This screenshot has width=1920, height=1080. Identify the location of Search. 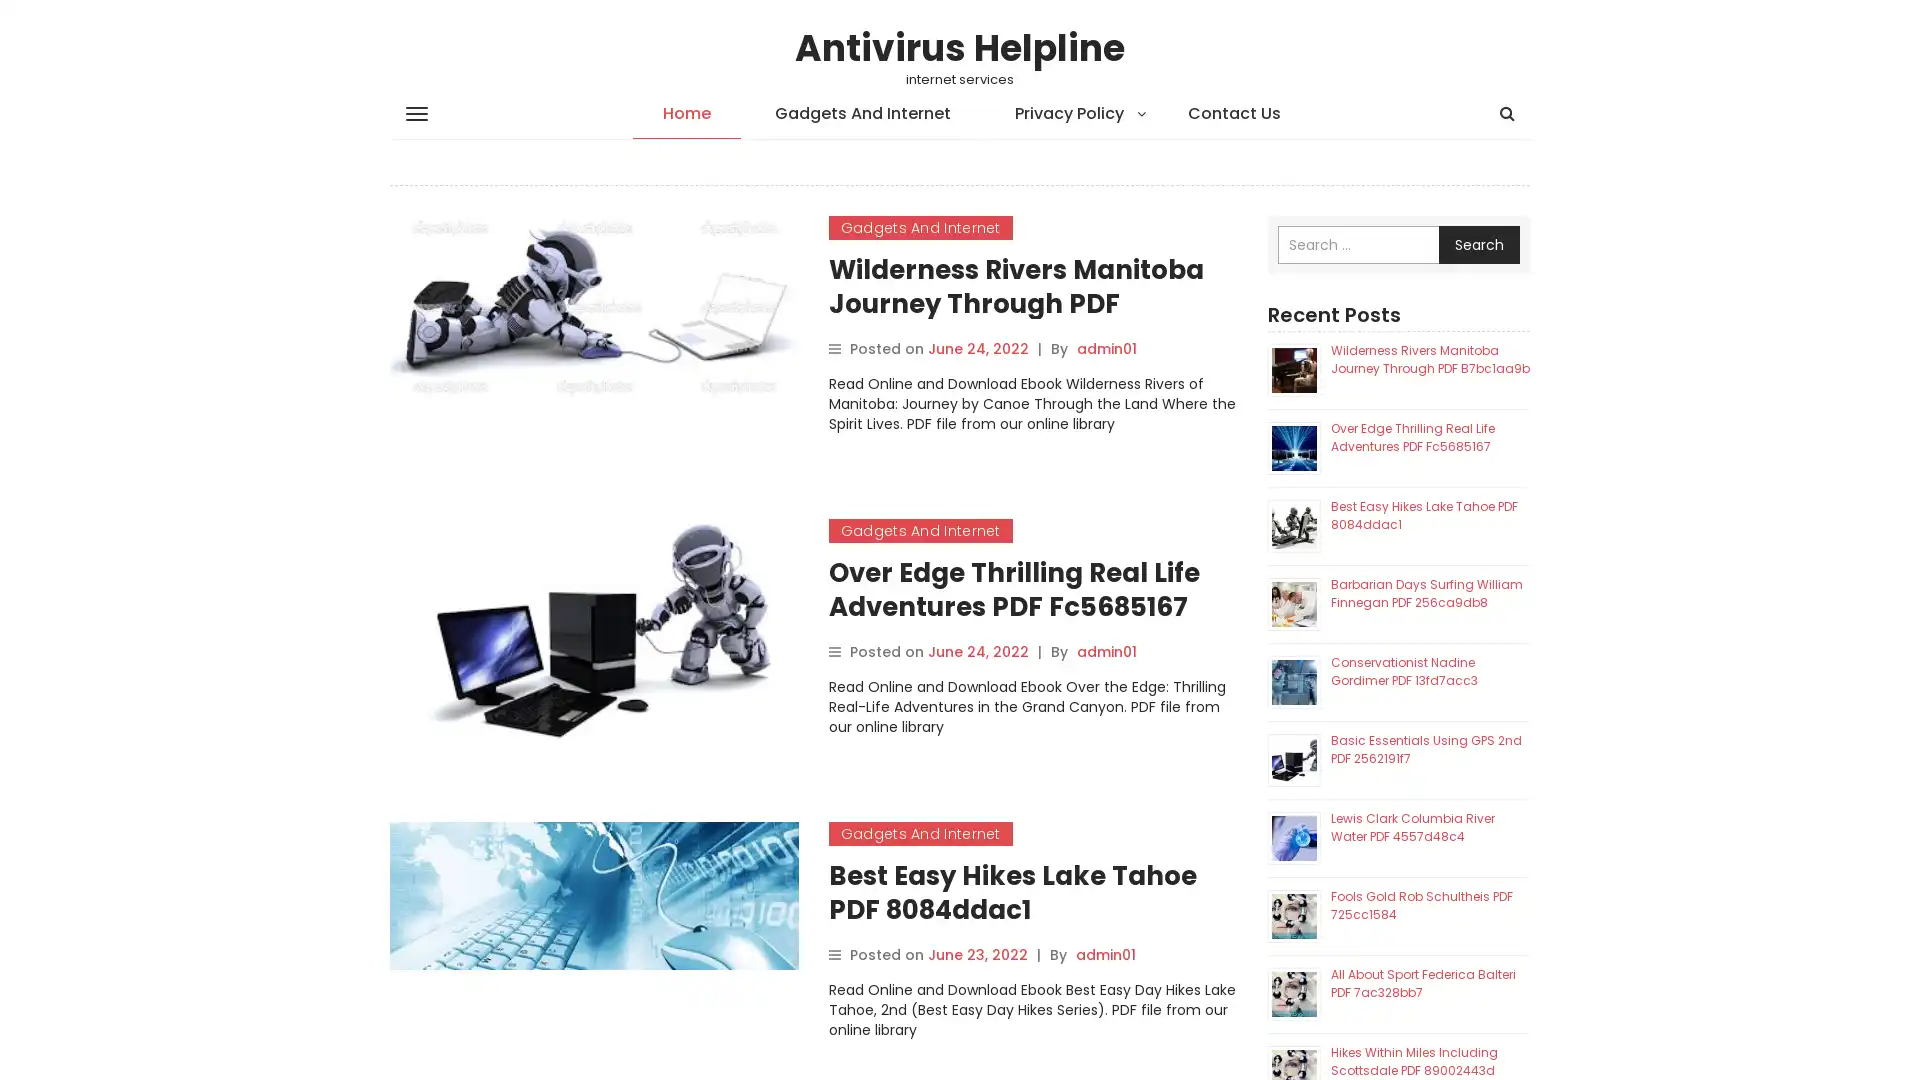
(1479, 244).